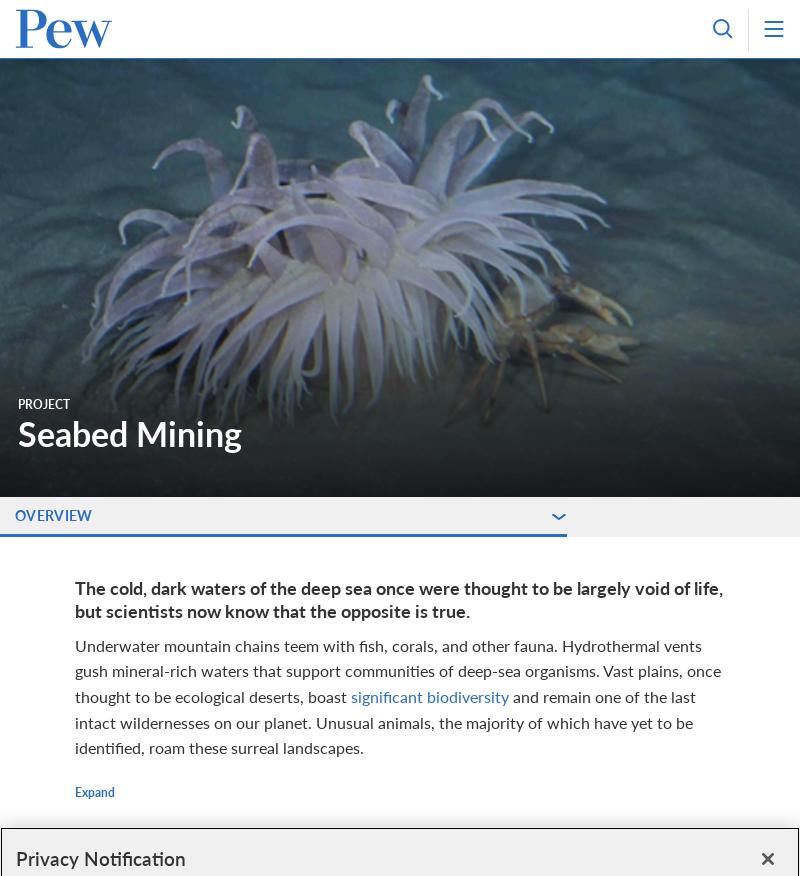 This screenshot has height=876, width=800. Describe the element at coordinates (75, 598) in the screenshot. I see `'The cold, dark waters of the deep sea once were thought to be largely void of life, but scientists now know that the opposite is true.'` at that location.